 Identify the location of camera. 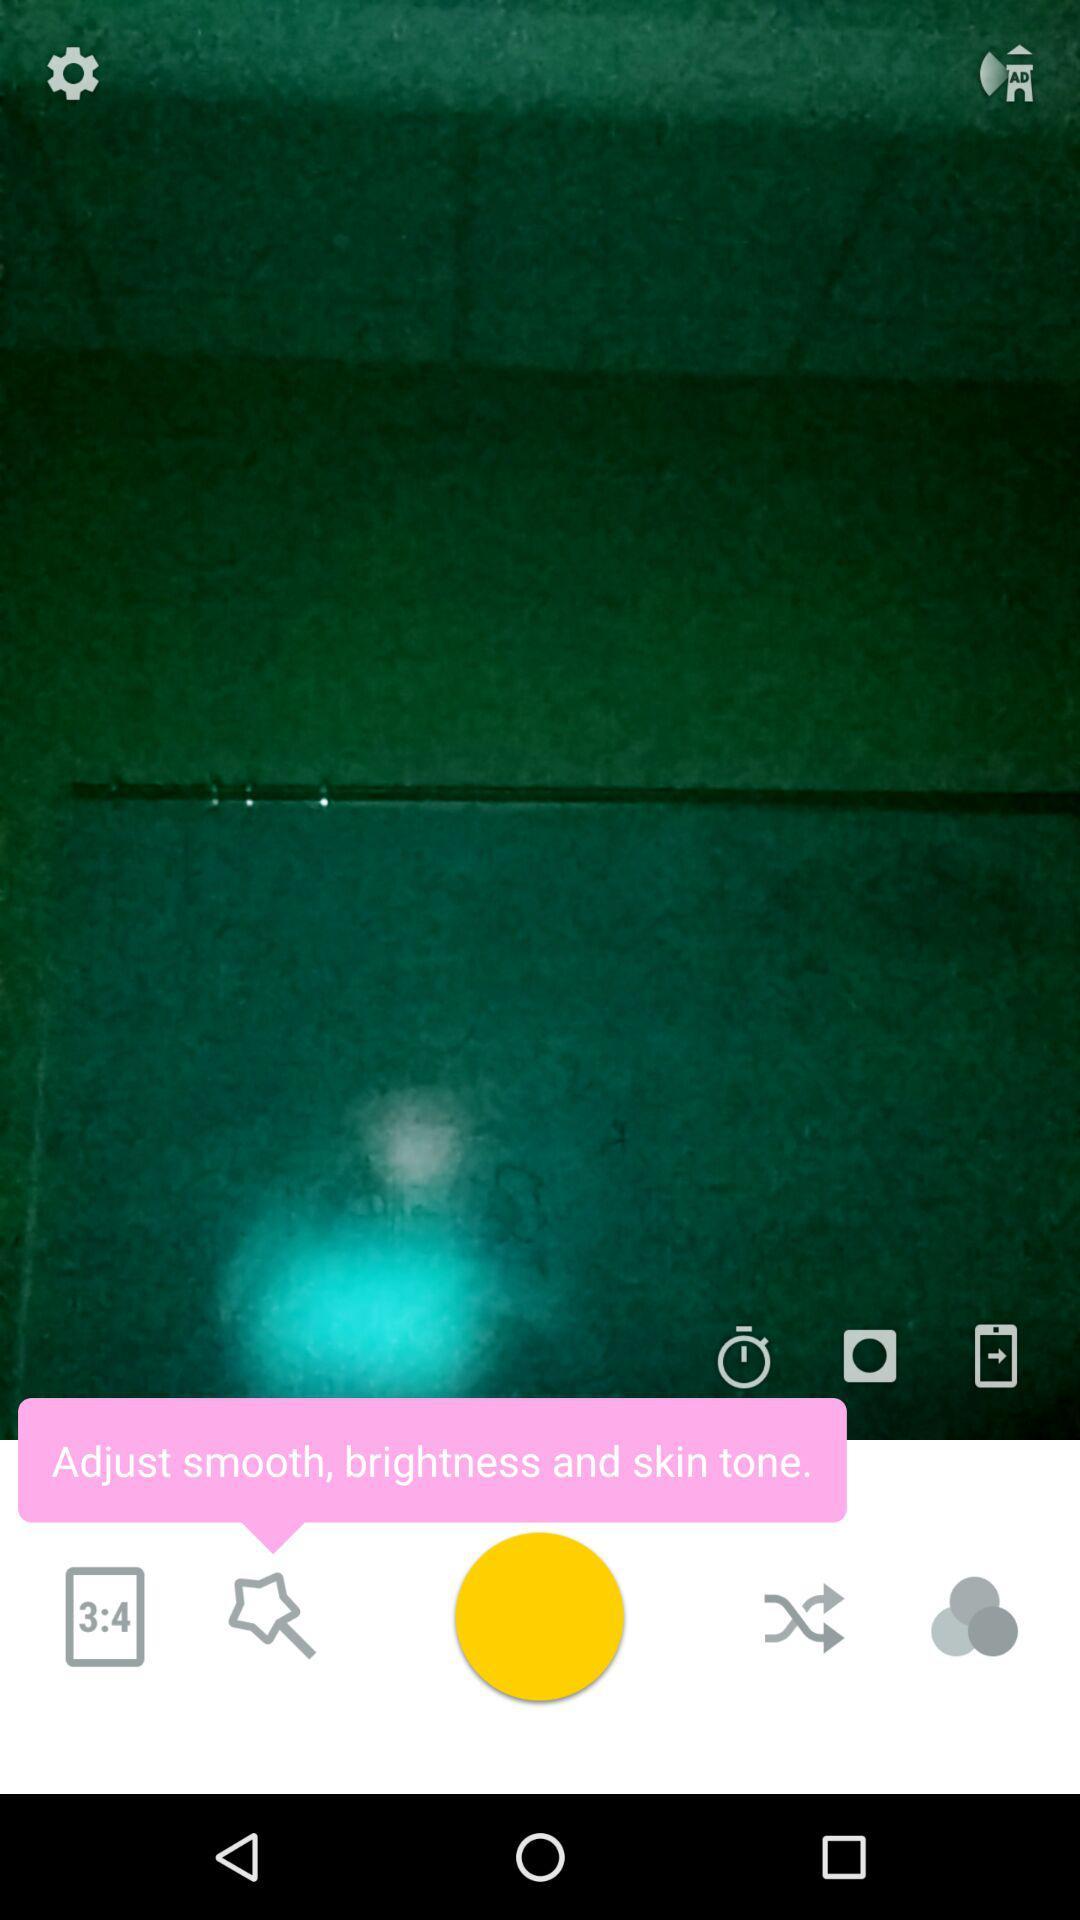
(869, 1356).